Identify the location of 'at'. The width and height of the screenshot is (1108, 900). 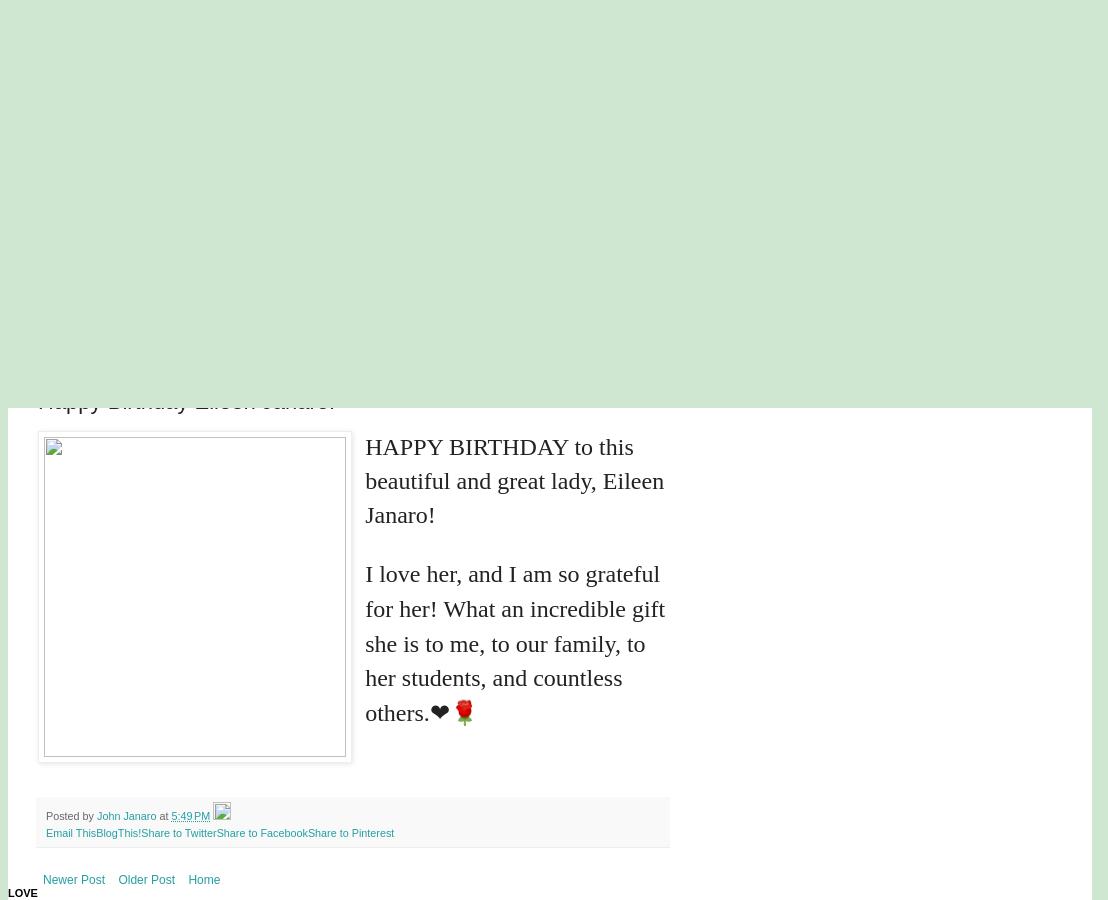
(163, 815).